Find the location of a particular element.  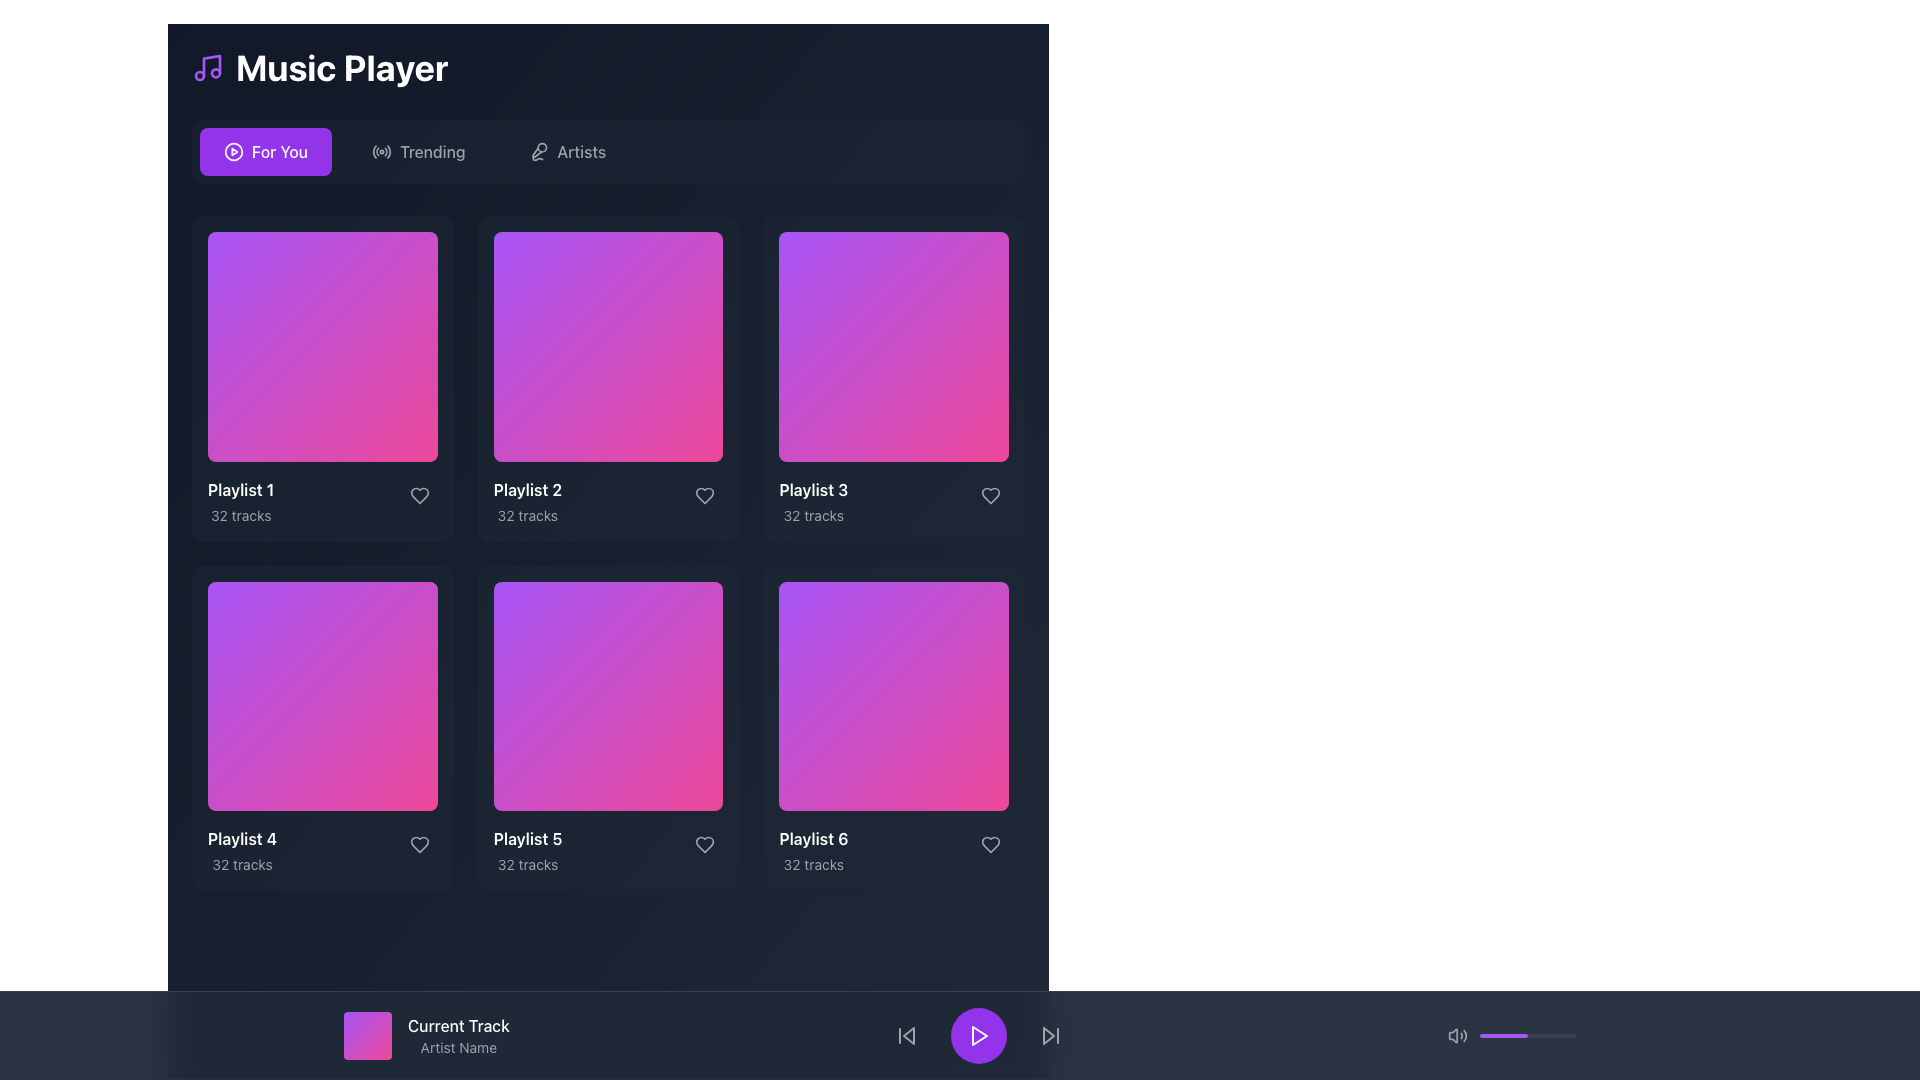

the slider value is located at coordinates (1482, 1035).